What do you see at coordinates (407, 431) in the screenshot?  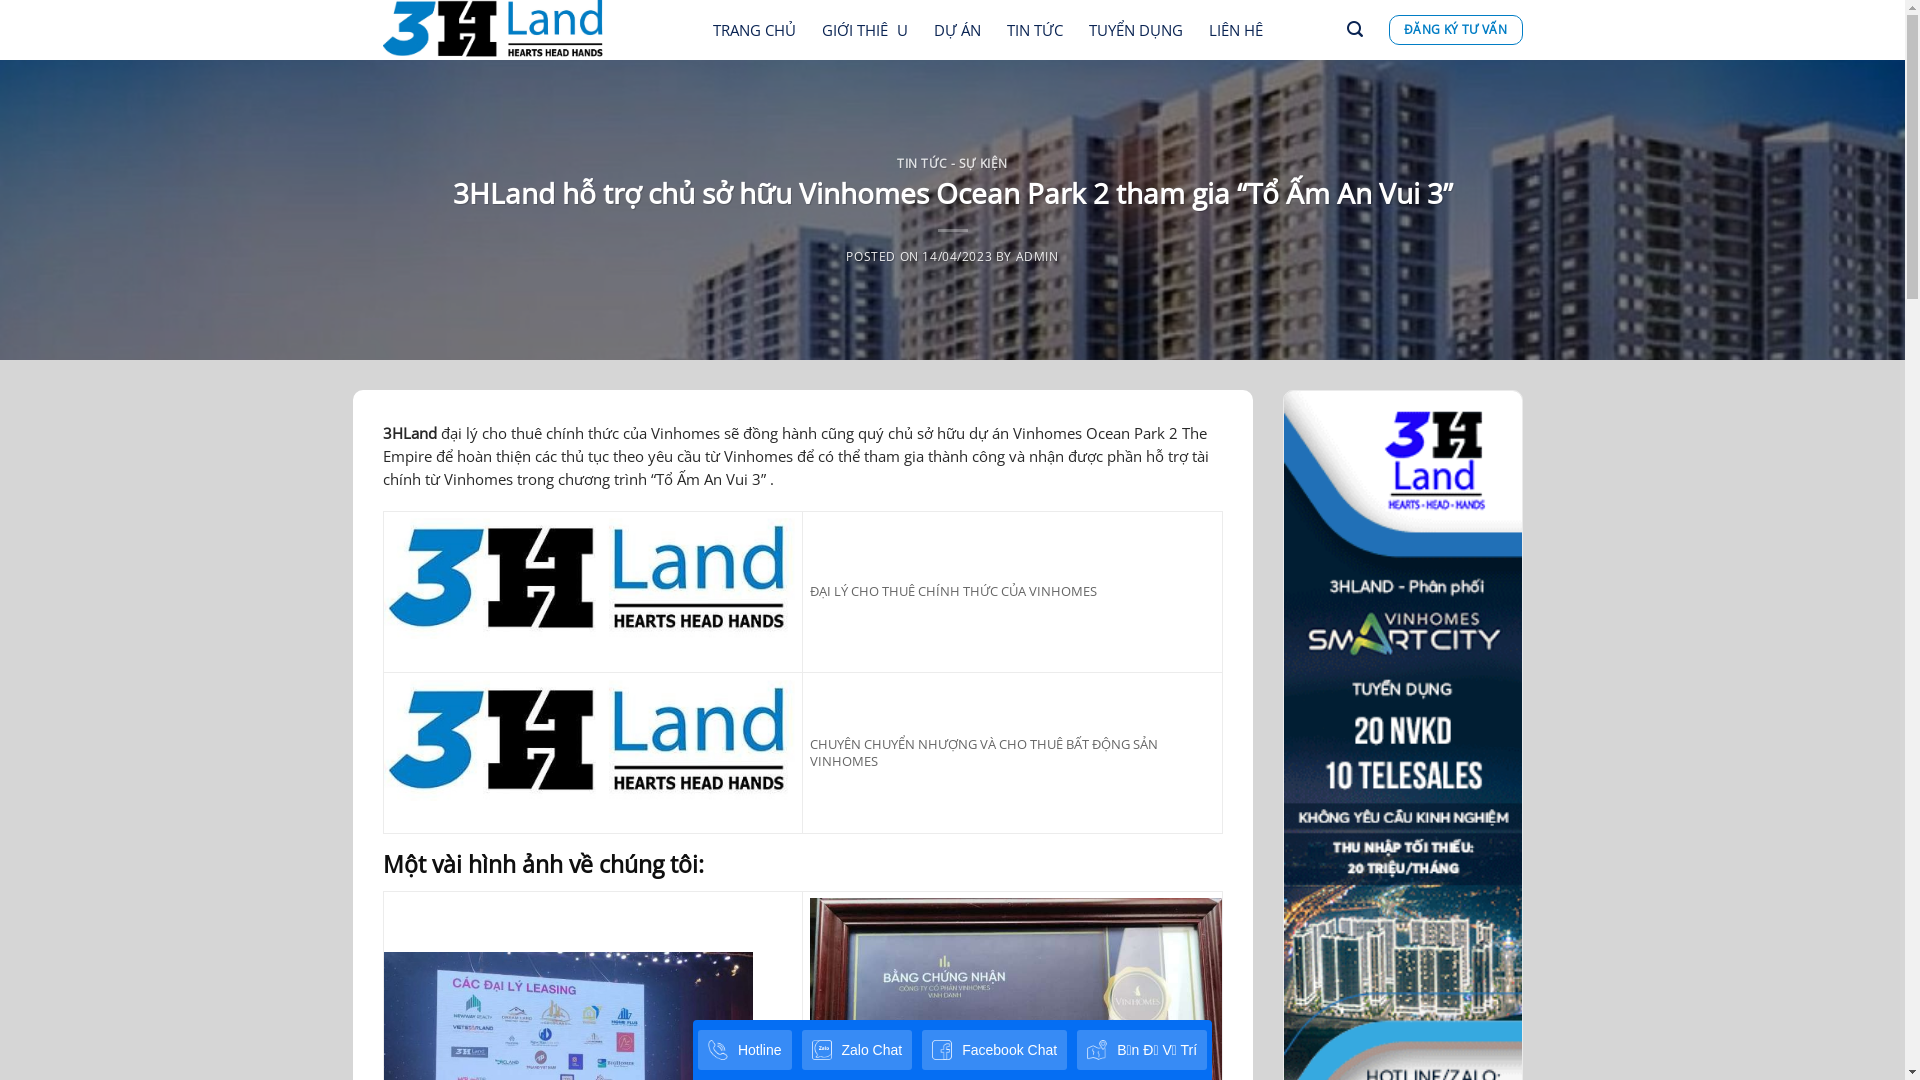 I see `'3HLand'` at bounding box center [407, 431].